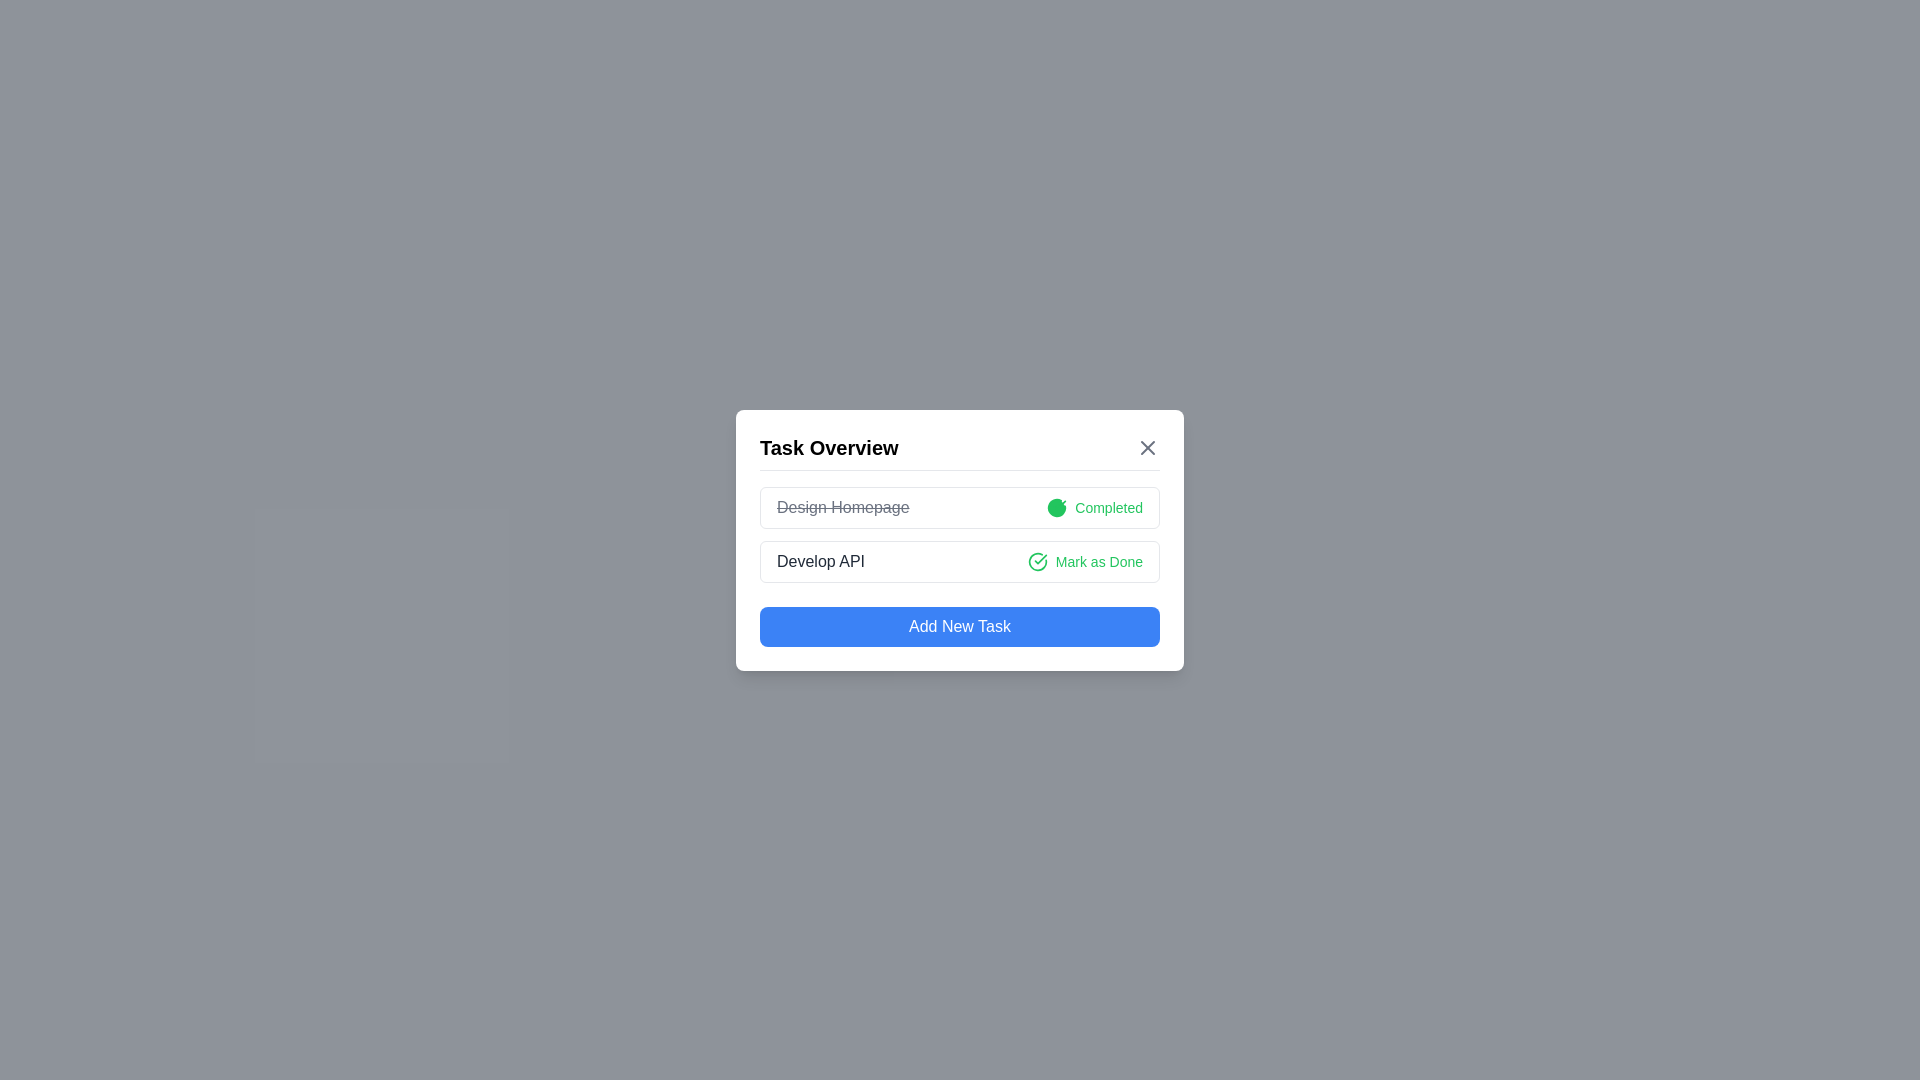  What do you see at coordinates (1056, 506) in the screenshot?
I see `the Status indicator icon for the task 'Design Homepage', which is positioned to the left of the text 'Completed' in the 'Task Overview' dialog` at bounding box center [1056, 506].